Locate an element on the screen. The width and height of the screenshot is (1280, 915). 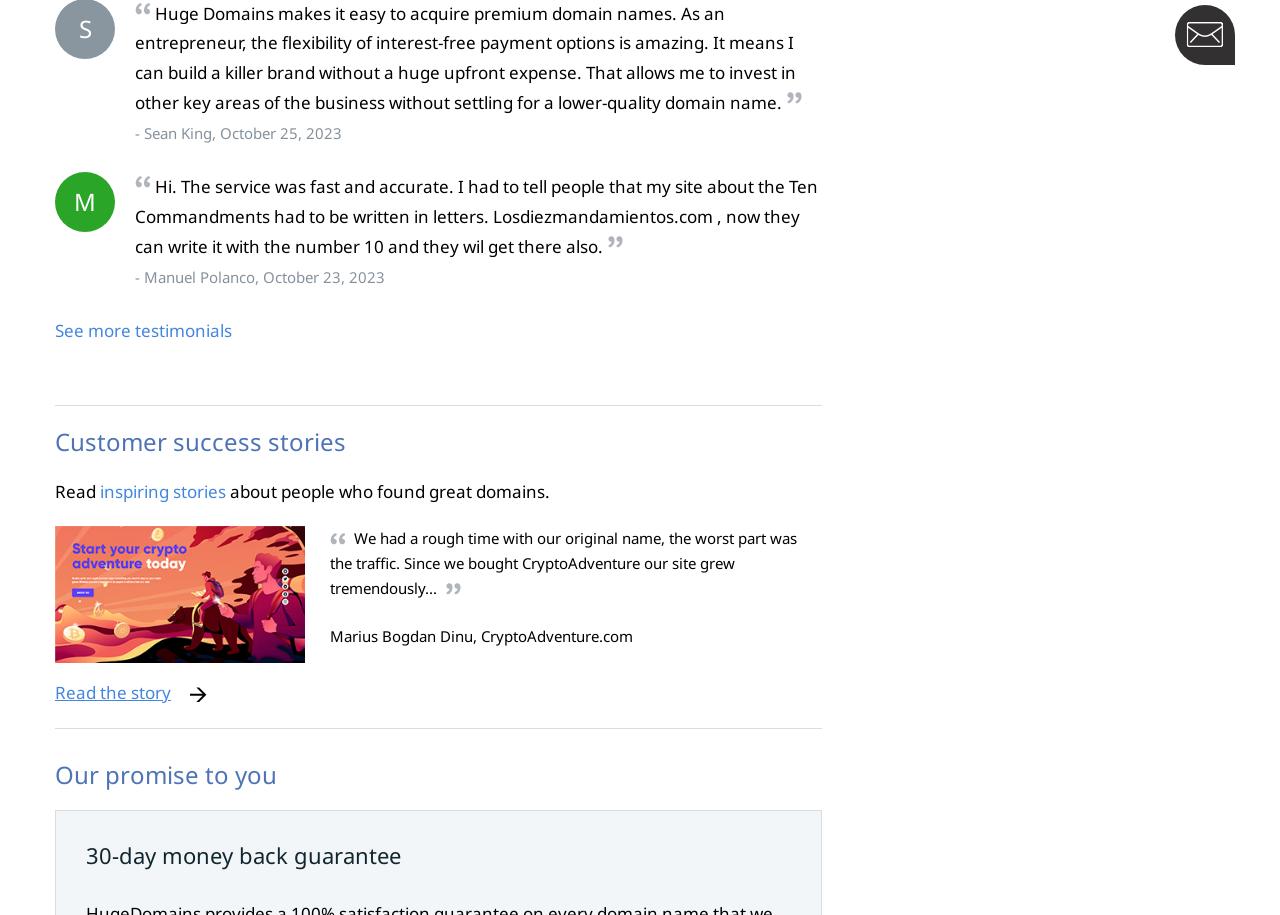
'30-day money back guarantee' is located at coordinates (242, 853).